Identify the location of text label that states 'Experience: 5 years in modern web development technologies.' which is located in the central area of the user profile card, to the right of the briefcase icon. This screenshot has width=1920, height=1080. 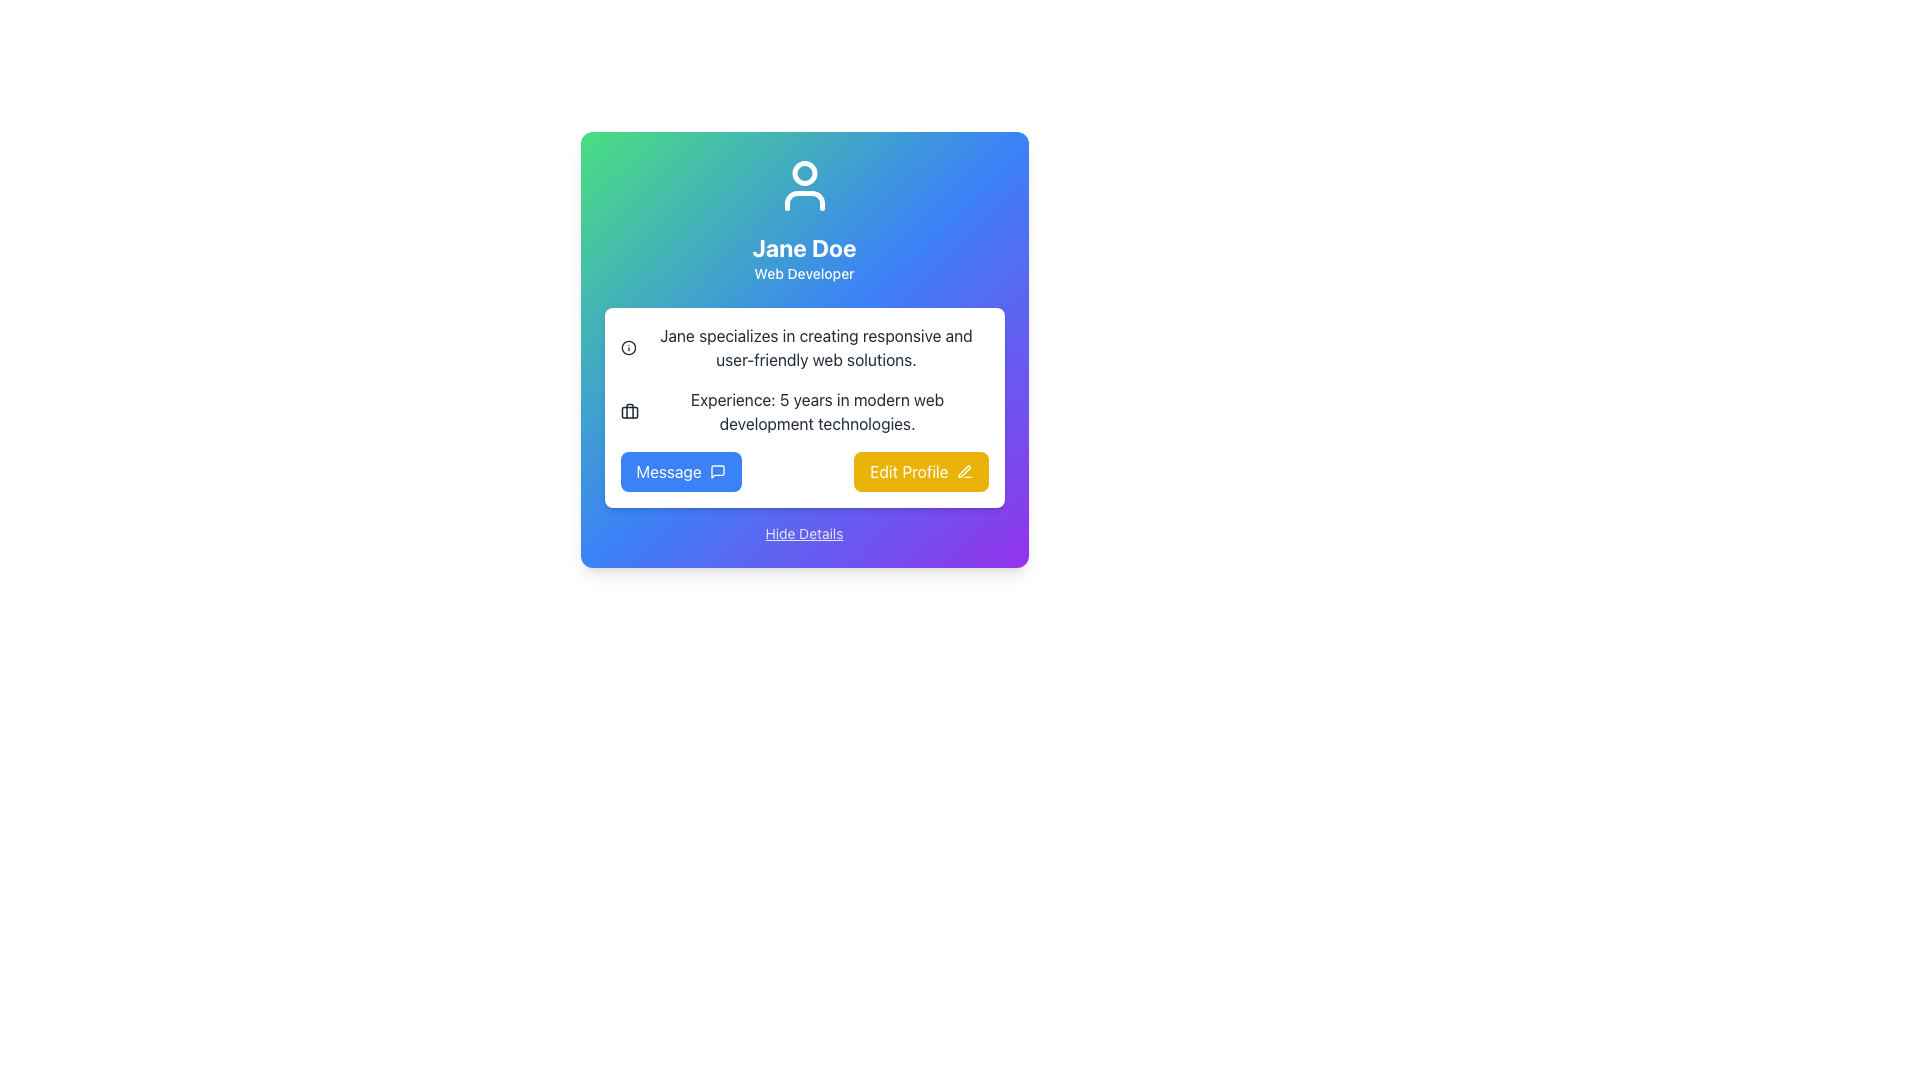
(817, 411).